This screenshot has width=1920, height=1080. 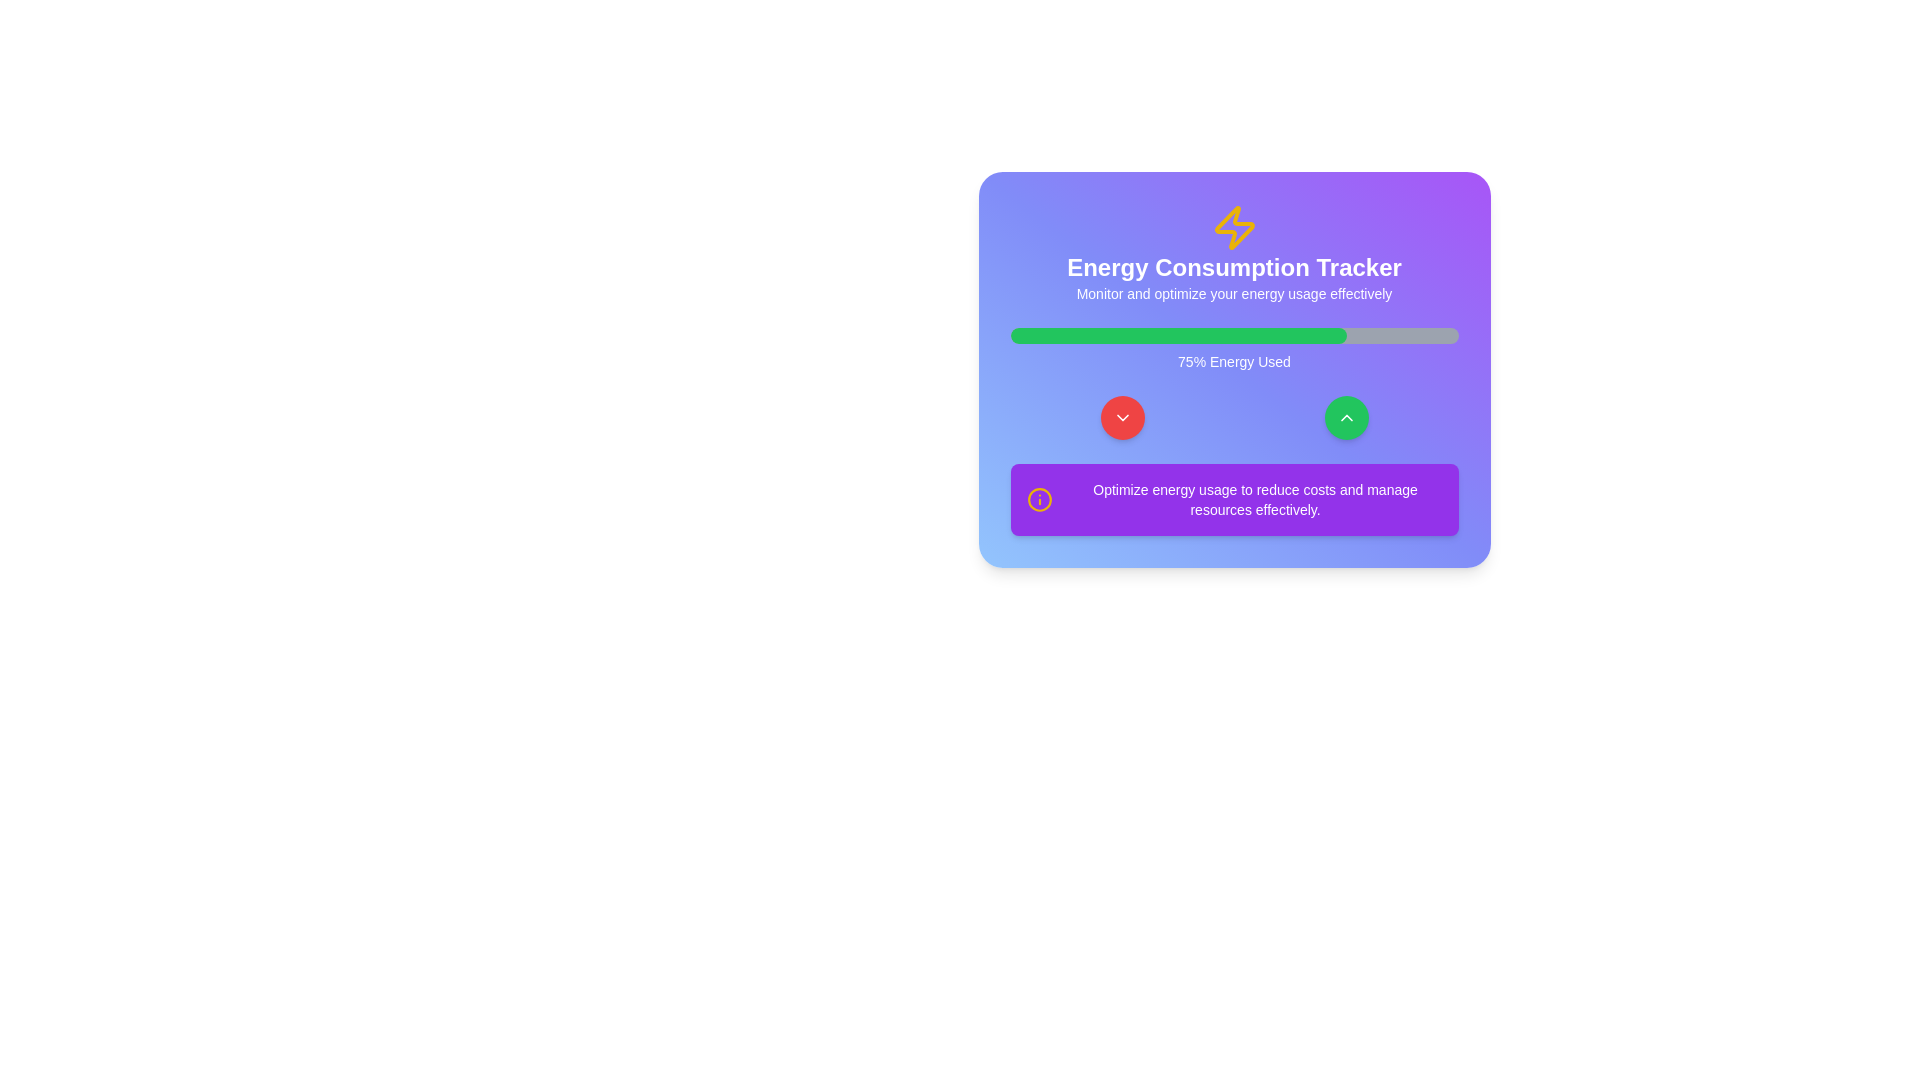 I want to click on information displayed on the text label that shows the percentage of energy used, located beneath the horizontal progress bar in the card interface, so click(x=1233, y=362).